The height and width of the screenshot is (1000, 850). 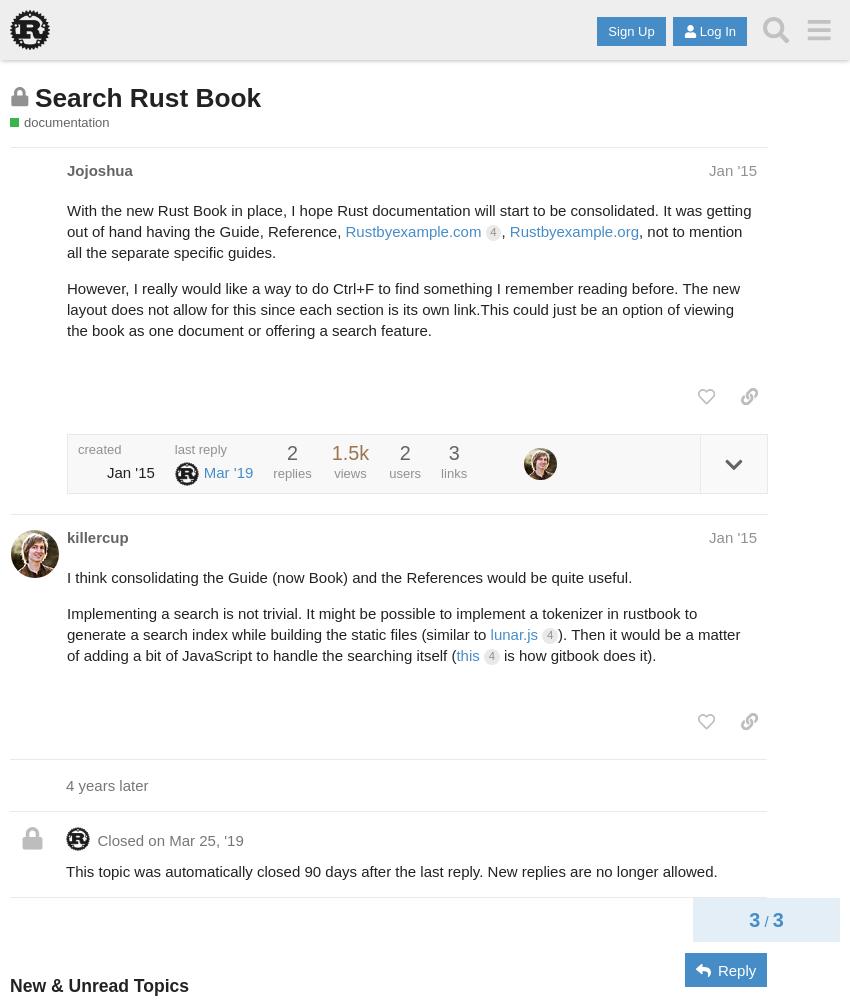 What do you see at coordinates (380, 623) in the screenshot?
I see `'Implementing a search is not trivial. It might be possible to implement a tokenizer in rustbook to generate a search index while building the static files (similar to'` at bounding box center [380, 623].